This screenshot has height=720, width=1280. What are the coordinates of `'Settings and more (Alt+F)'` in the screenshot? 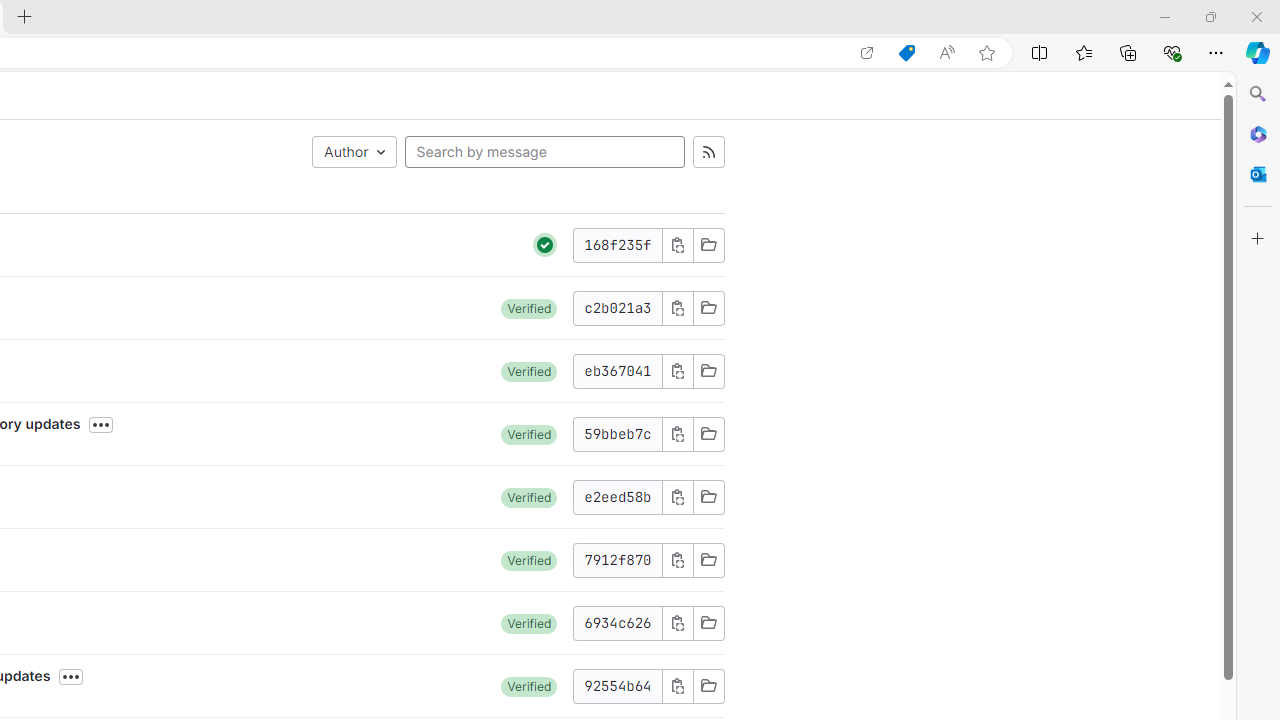 It's located at (1215, 51).